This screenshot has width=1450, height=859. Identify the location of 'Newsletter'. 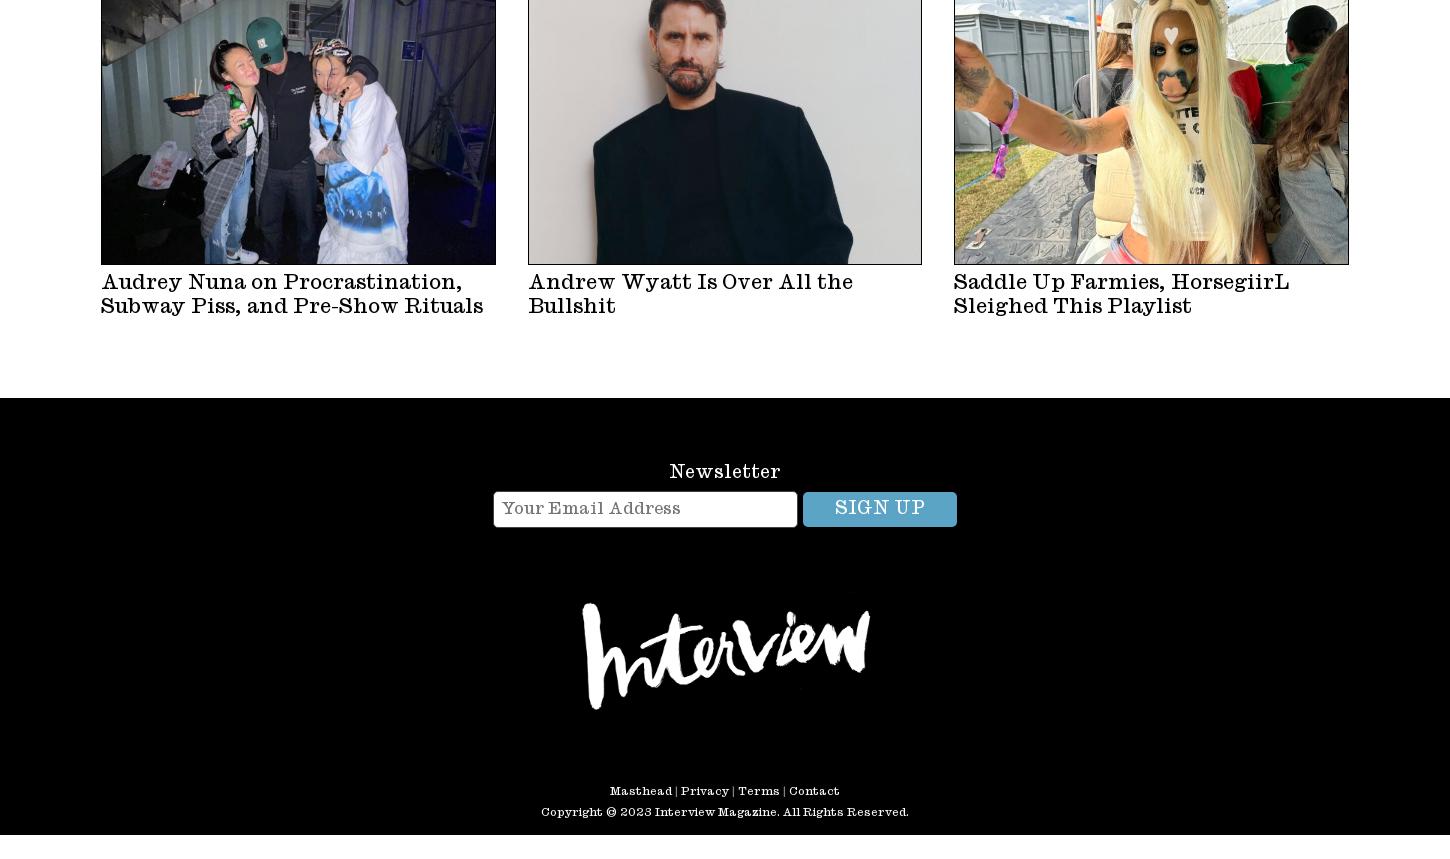
(725, 469).